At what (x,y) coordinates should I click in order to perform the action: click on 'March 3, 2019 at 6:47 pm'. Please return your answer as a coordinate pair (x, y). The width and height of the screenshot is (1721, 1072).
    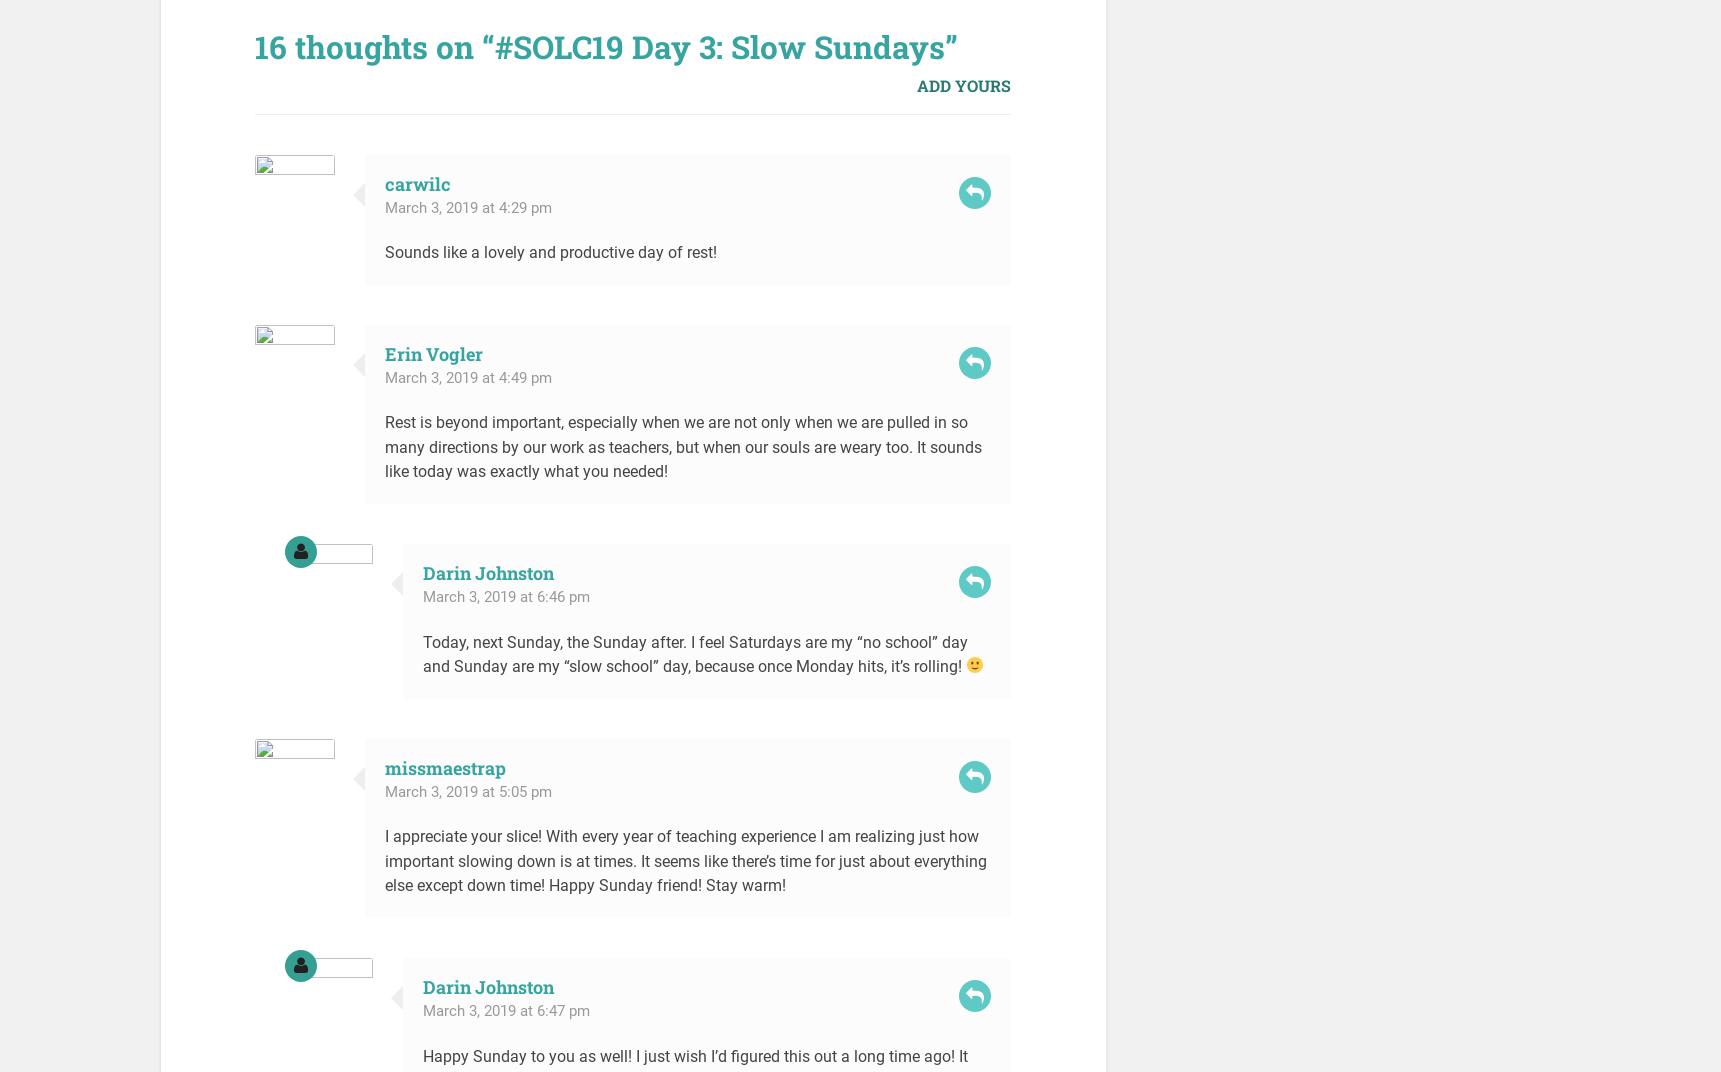
    Looking at the image, I should click on (420, 1011).